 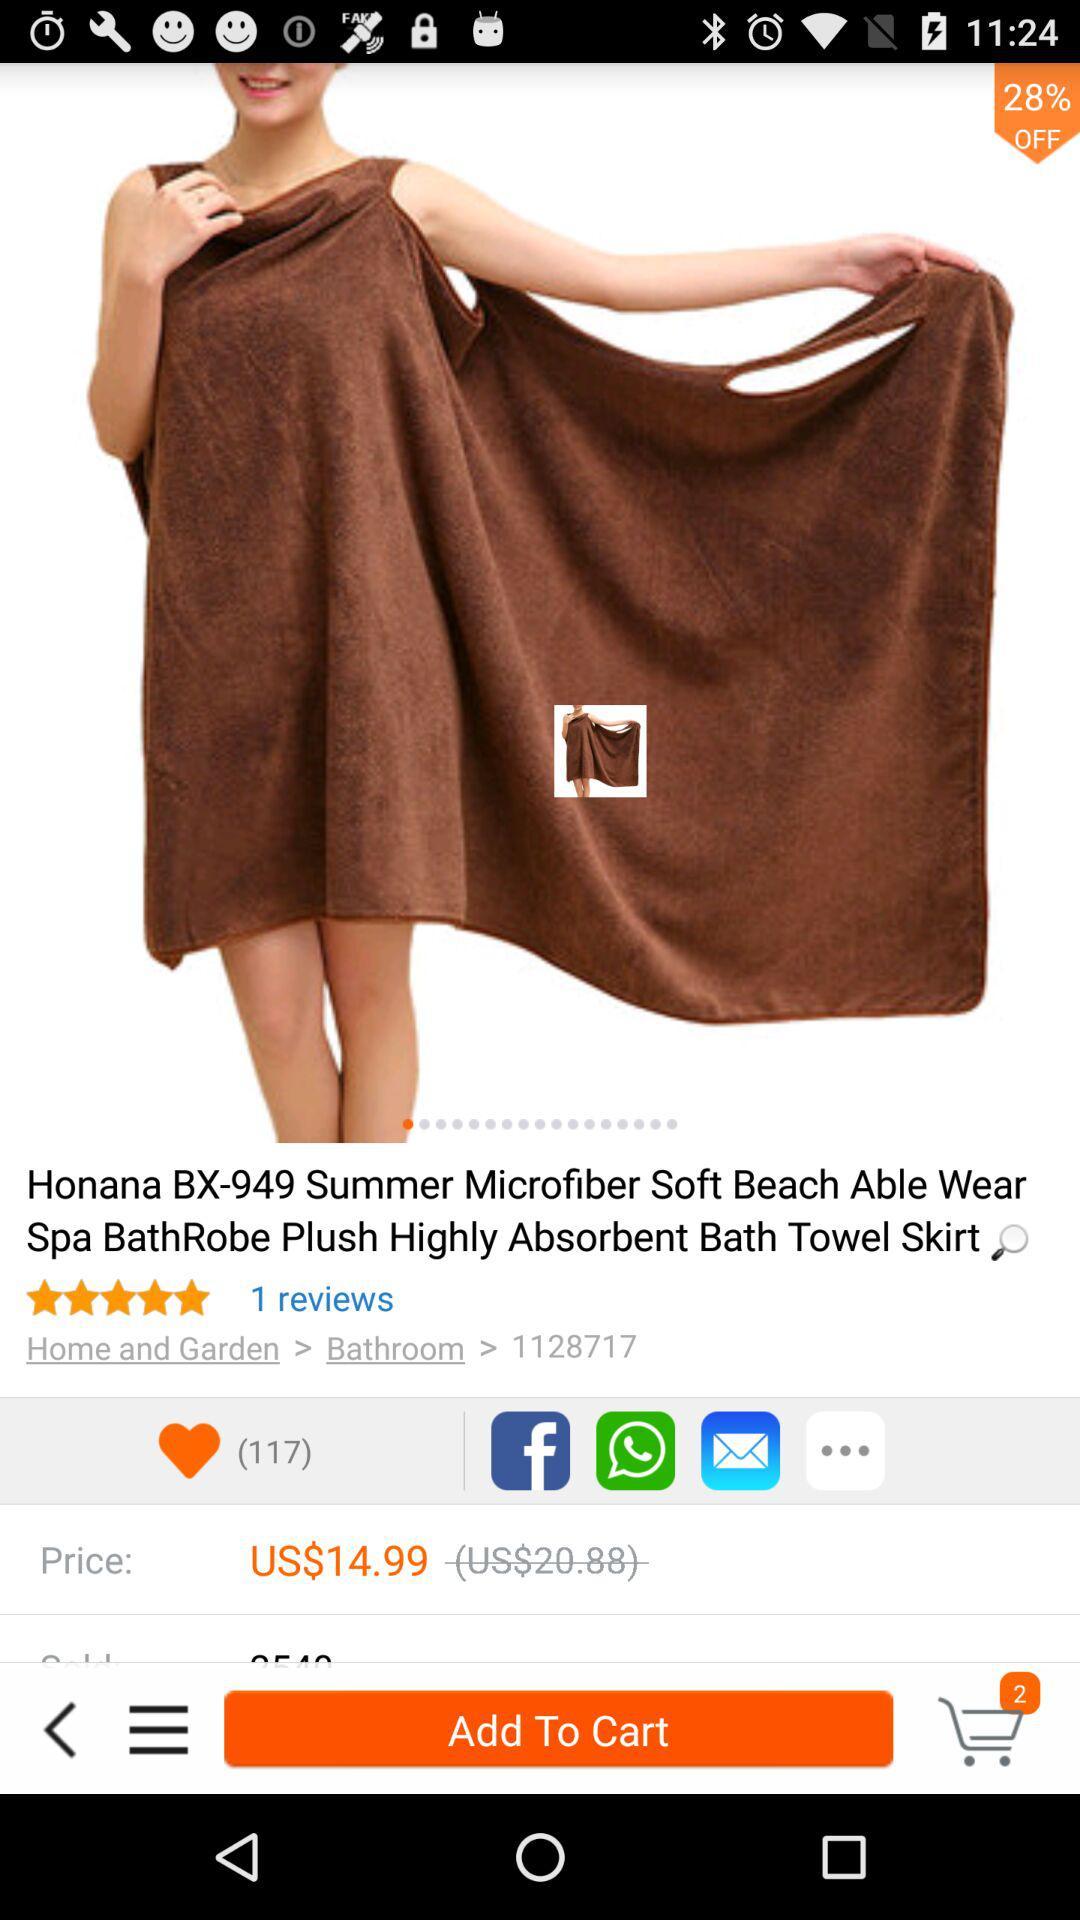 What do you see at coordinates (157, 1728) in the screenshot?
I see `settings` at bounding box center [157, 1728].